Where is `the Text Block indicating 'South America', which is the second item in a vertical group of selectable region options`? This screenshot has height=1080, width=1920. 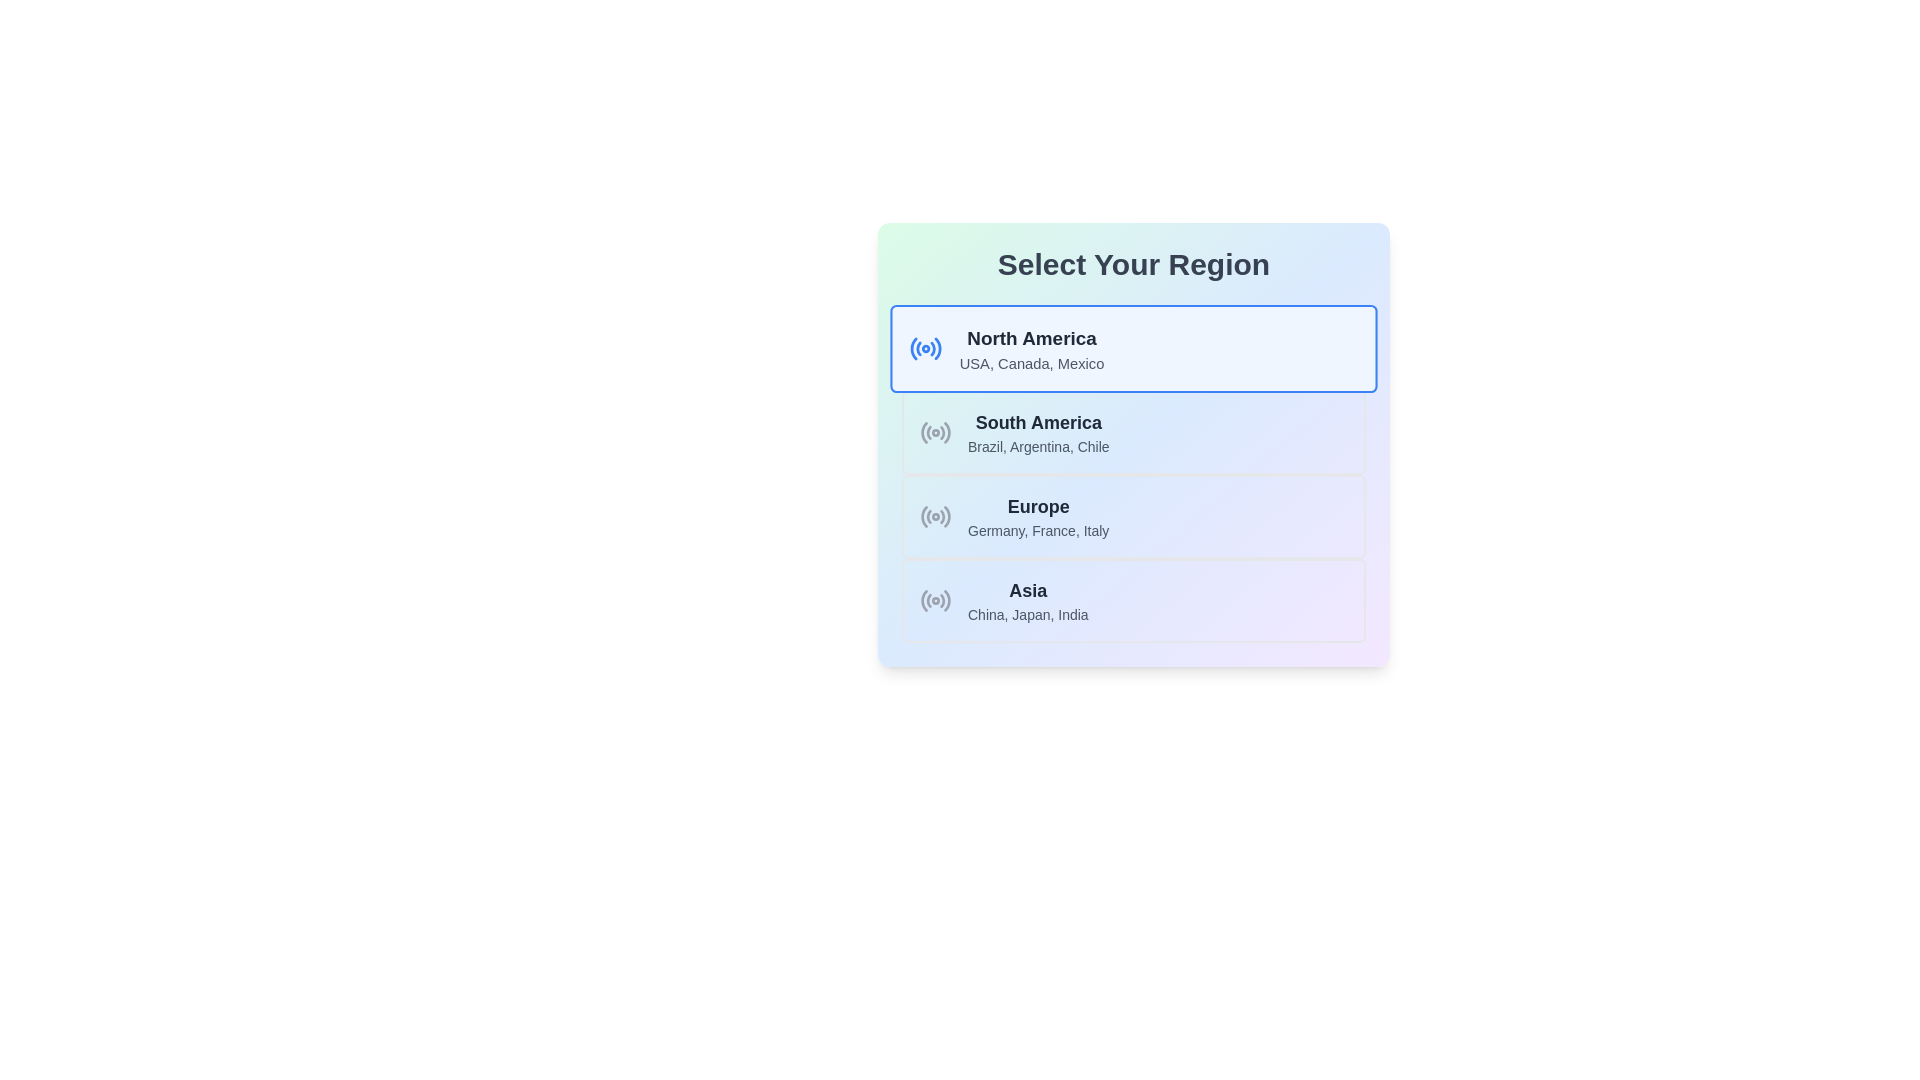
the Text Block indicating 'South America', which is the second item in a vertical group of selectable region options is located at coordinates (1038, 431).